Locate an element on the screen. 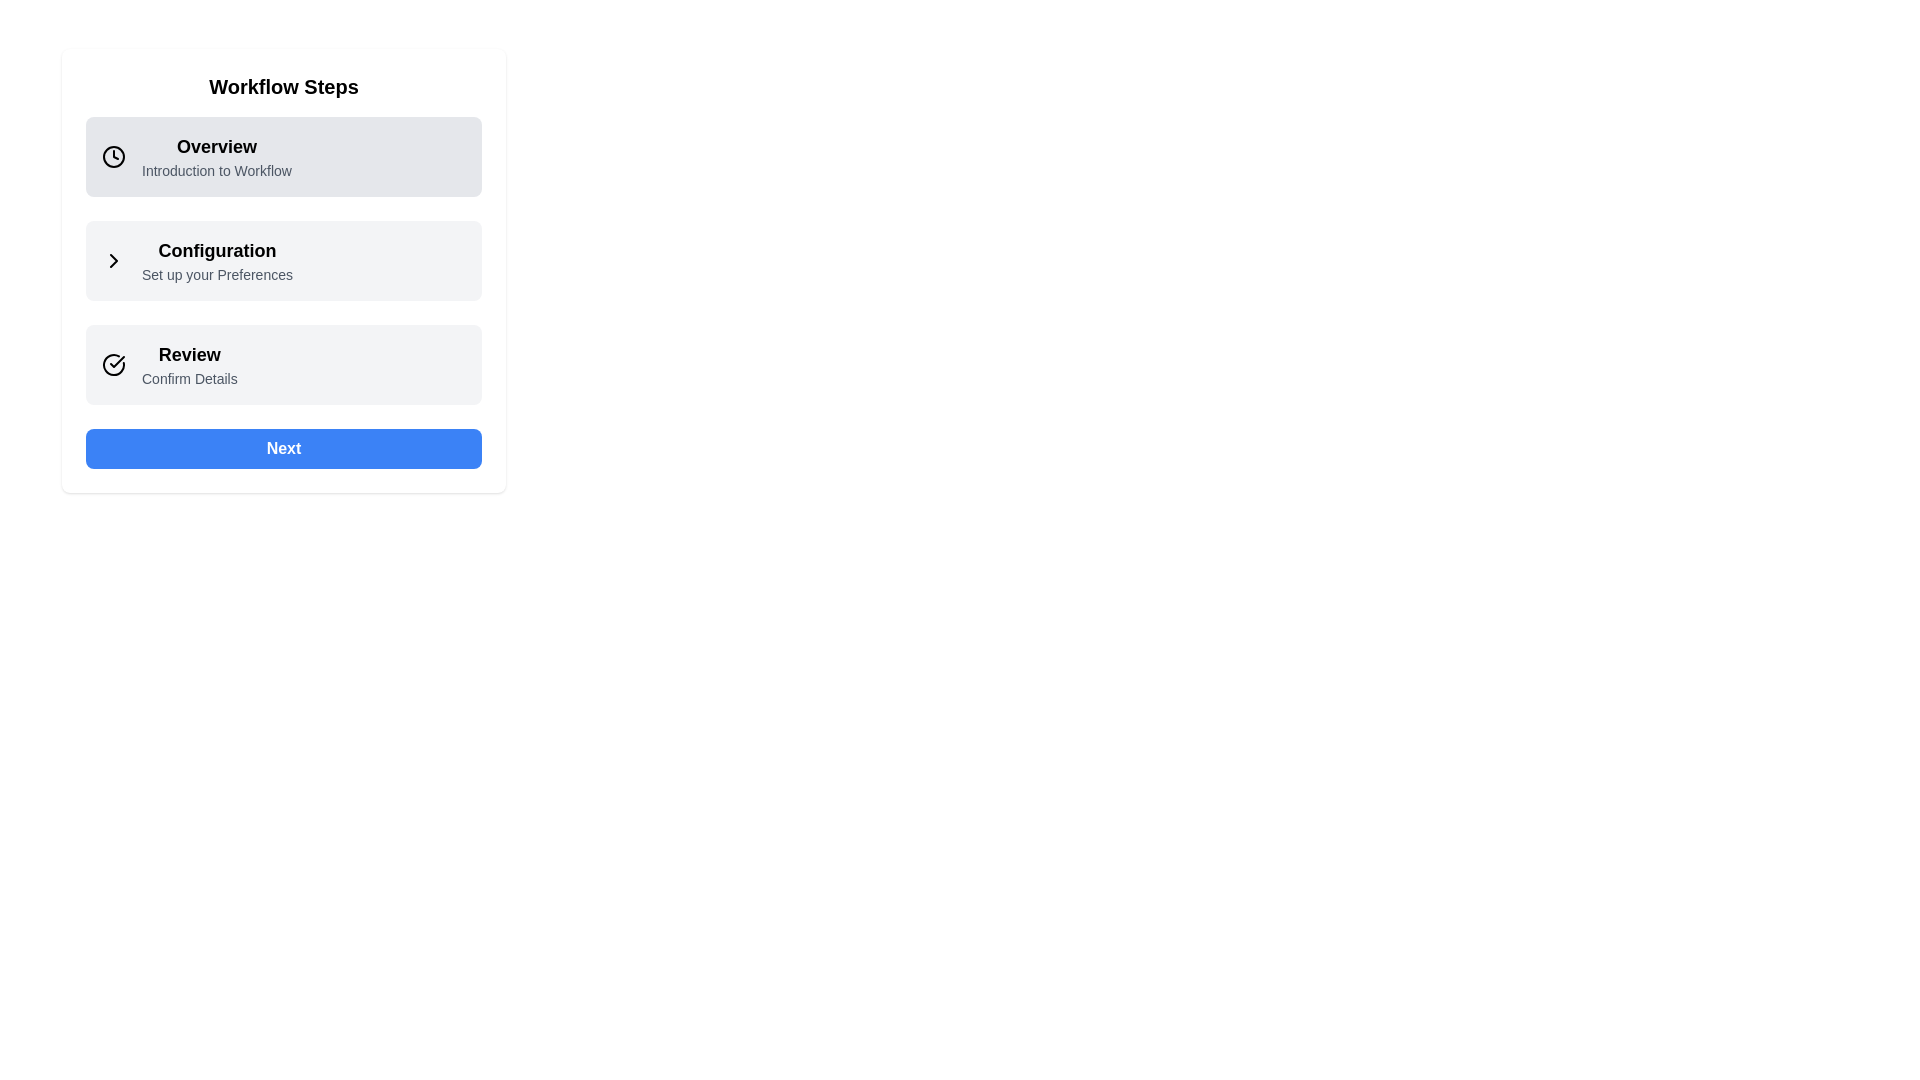  the clock icon representing the 'Overview' step in the workflow process, located at the top-left corner of the 'Overview' list item is located at coordinates (113, 156).